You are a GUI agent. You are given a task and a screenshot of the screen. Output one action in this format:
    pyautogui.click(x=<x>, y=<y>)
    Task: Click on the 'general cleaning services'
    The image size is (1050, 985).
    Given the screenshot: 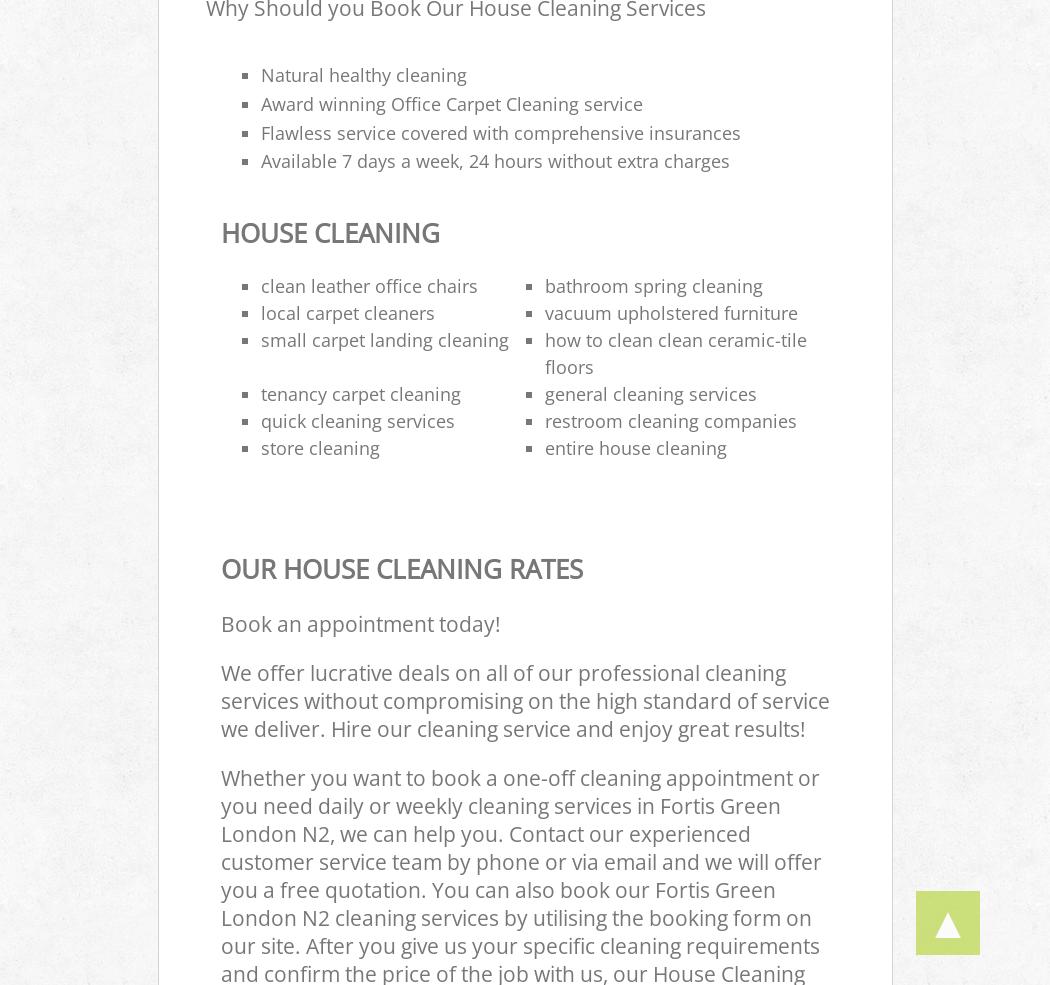 What is the action you would take?
    pyautogui.click(x=650, y=394)
    